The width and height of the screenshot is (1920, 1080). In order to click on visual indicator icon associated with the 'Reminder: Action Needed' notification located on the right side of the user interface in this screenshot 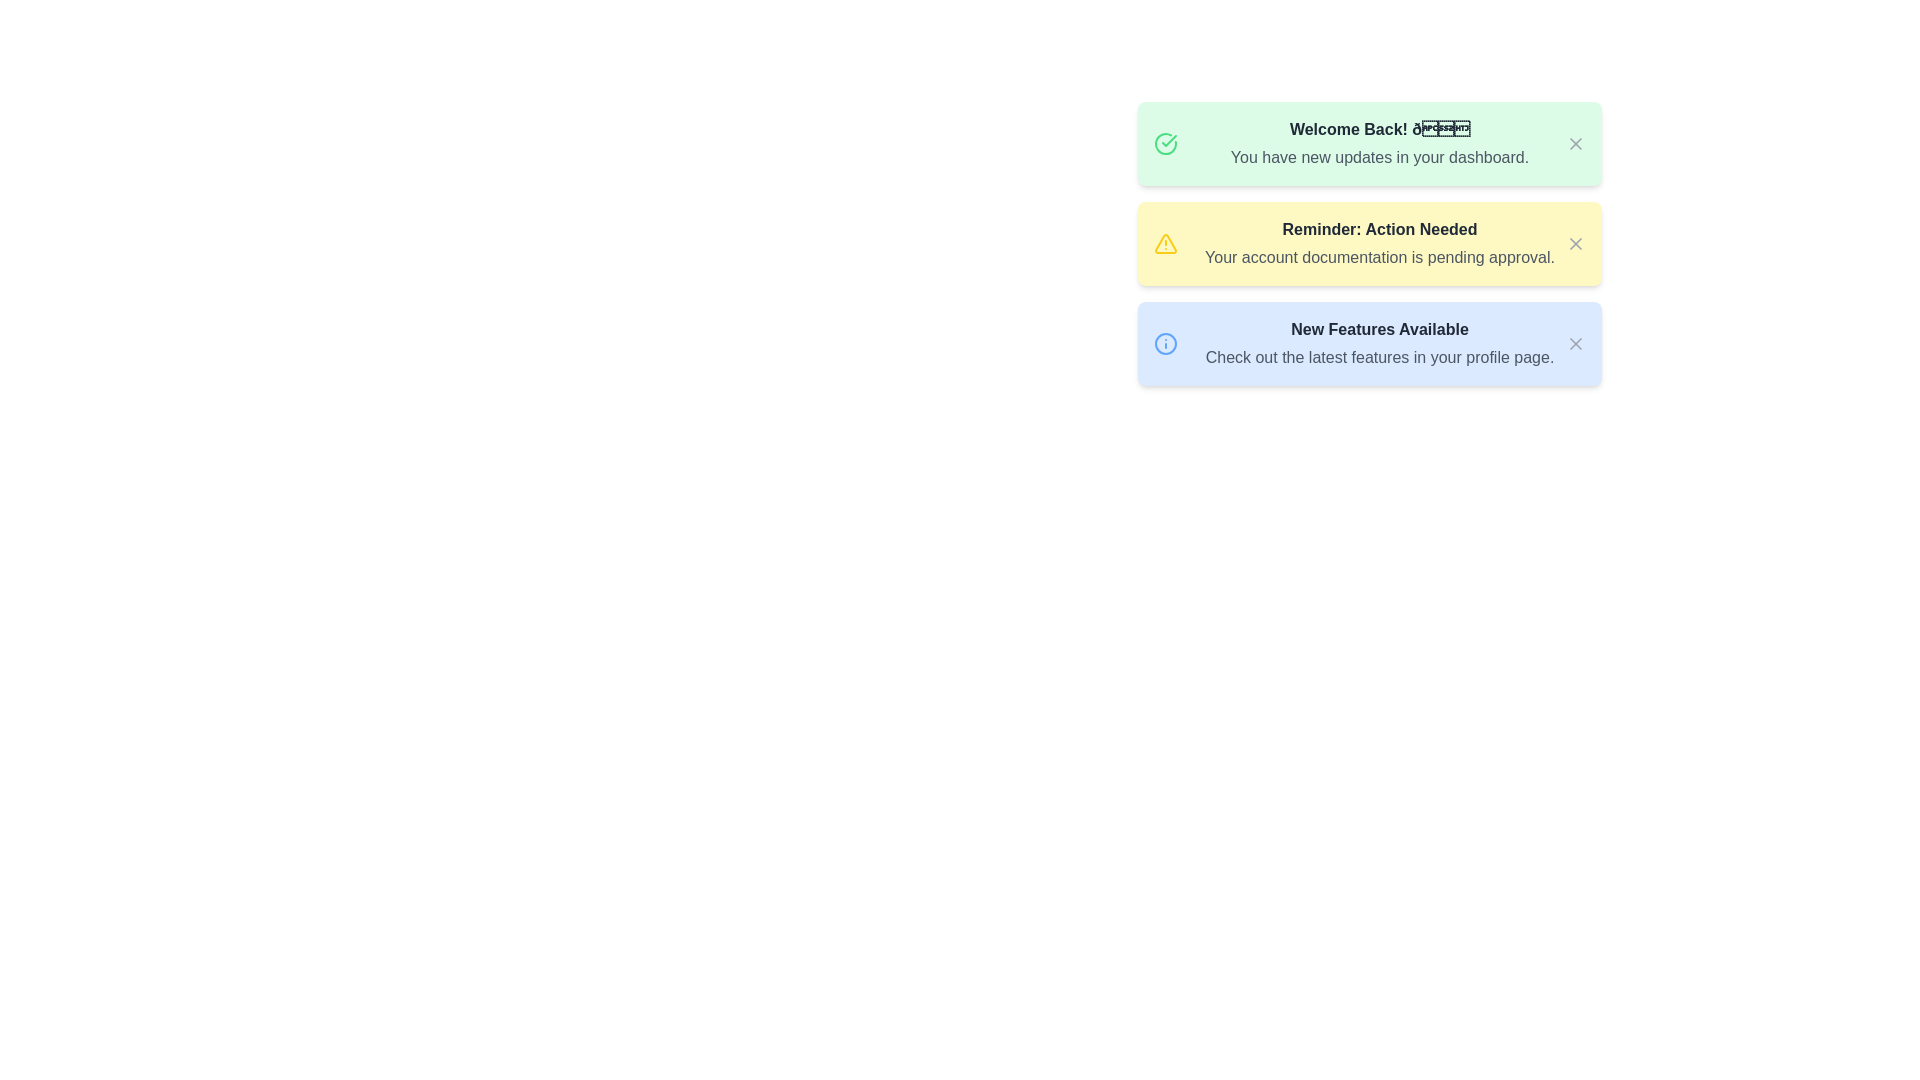, I will do `click(1166, 242)`.